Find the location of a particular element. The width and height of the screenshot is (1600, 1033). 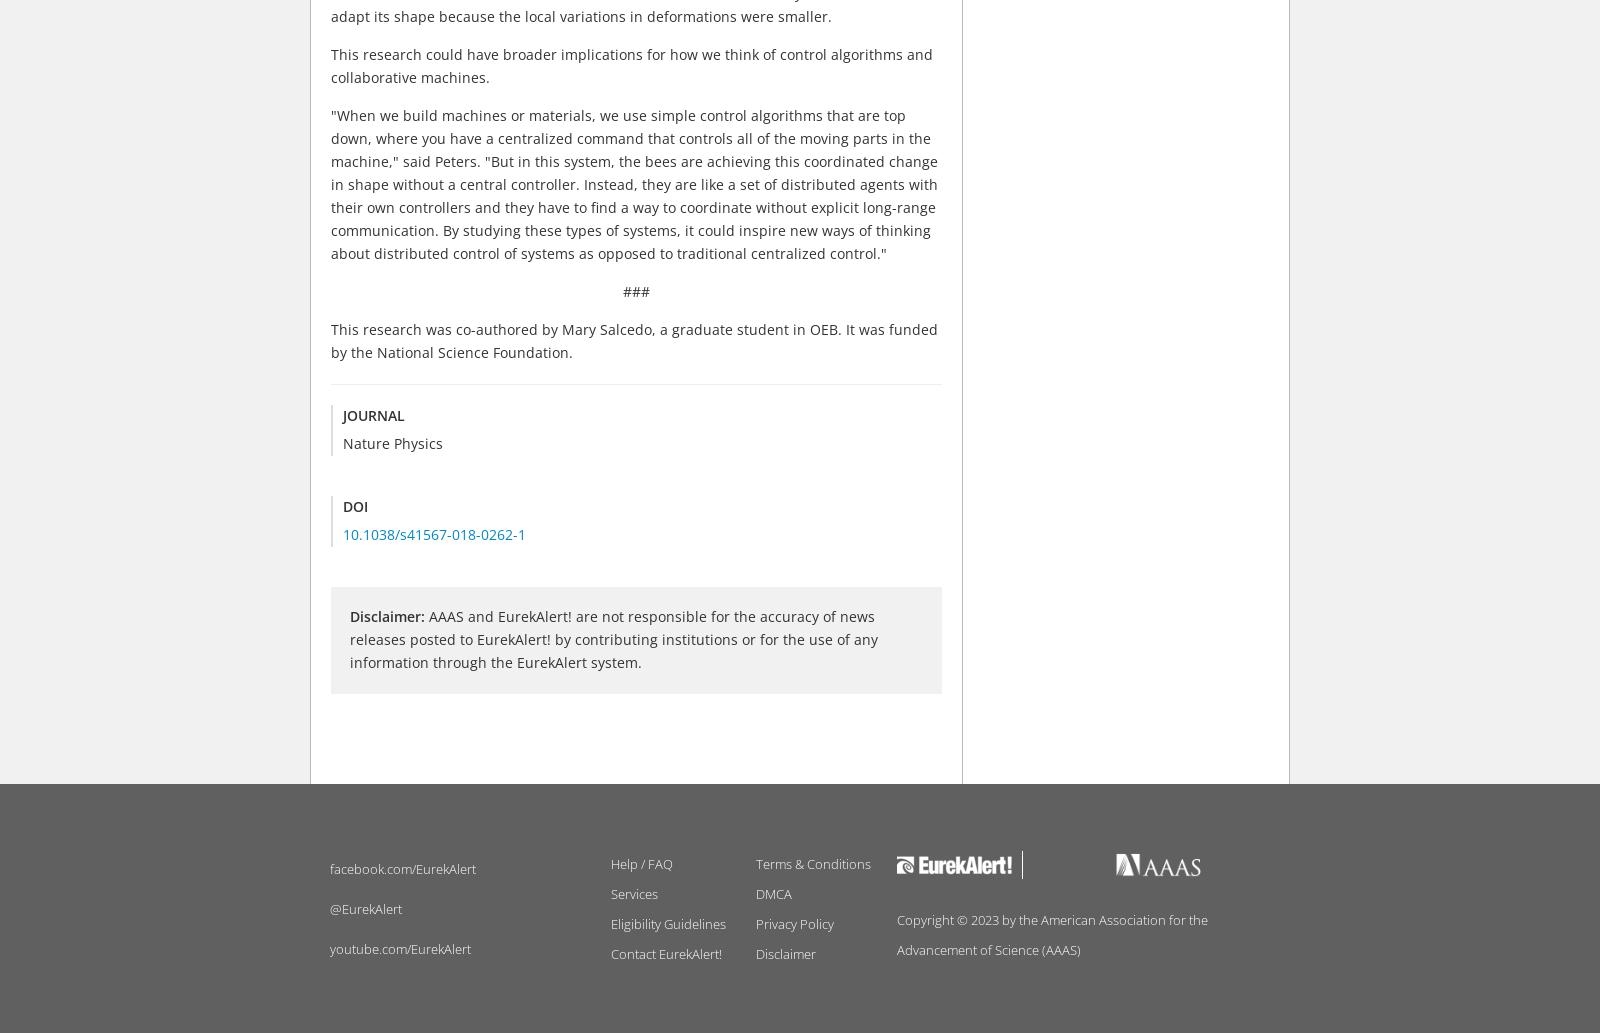

'This research was co-authored by Mary Salcedo, a graduate student in OEB. It was funded by the National Science Foundation.' is located at coordinates (634, 339).